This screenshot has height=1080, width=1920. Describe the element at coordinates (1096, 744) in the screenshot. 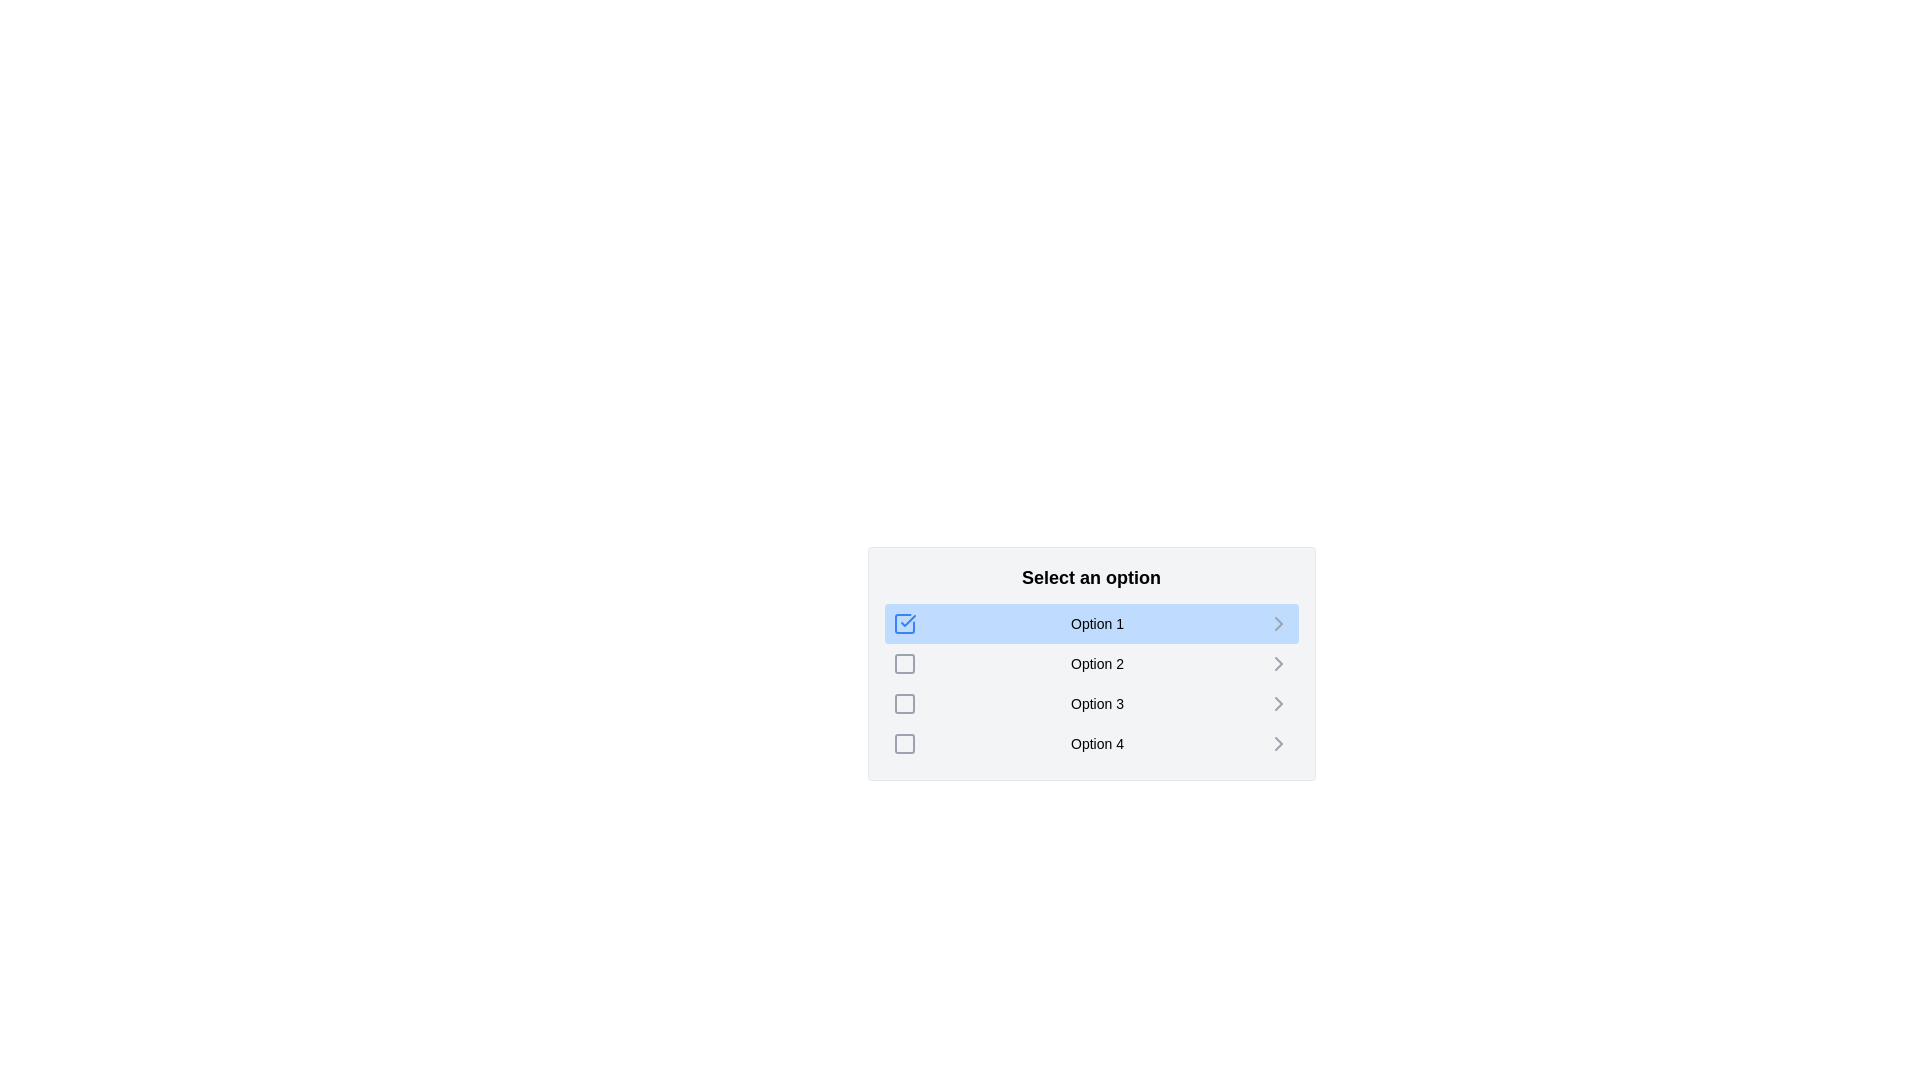

I see `the text label reading 'Option 4' which is aligned to the left of an icon indicating further options and located in the fourth row under the header 'Select an option'` at that location.